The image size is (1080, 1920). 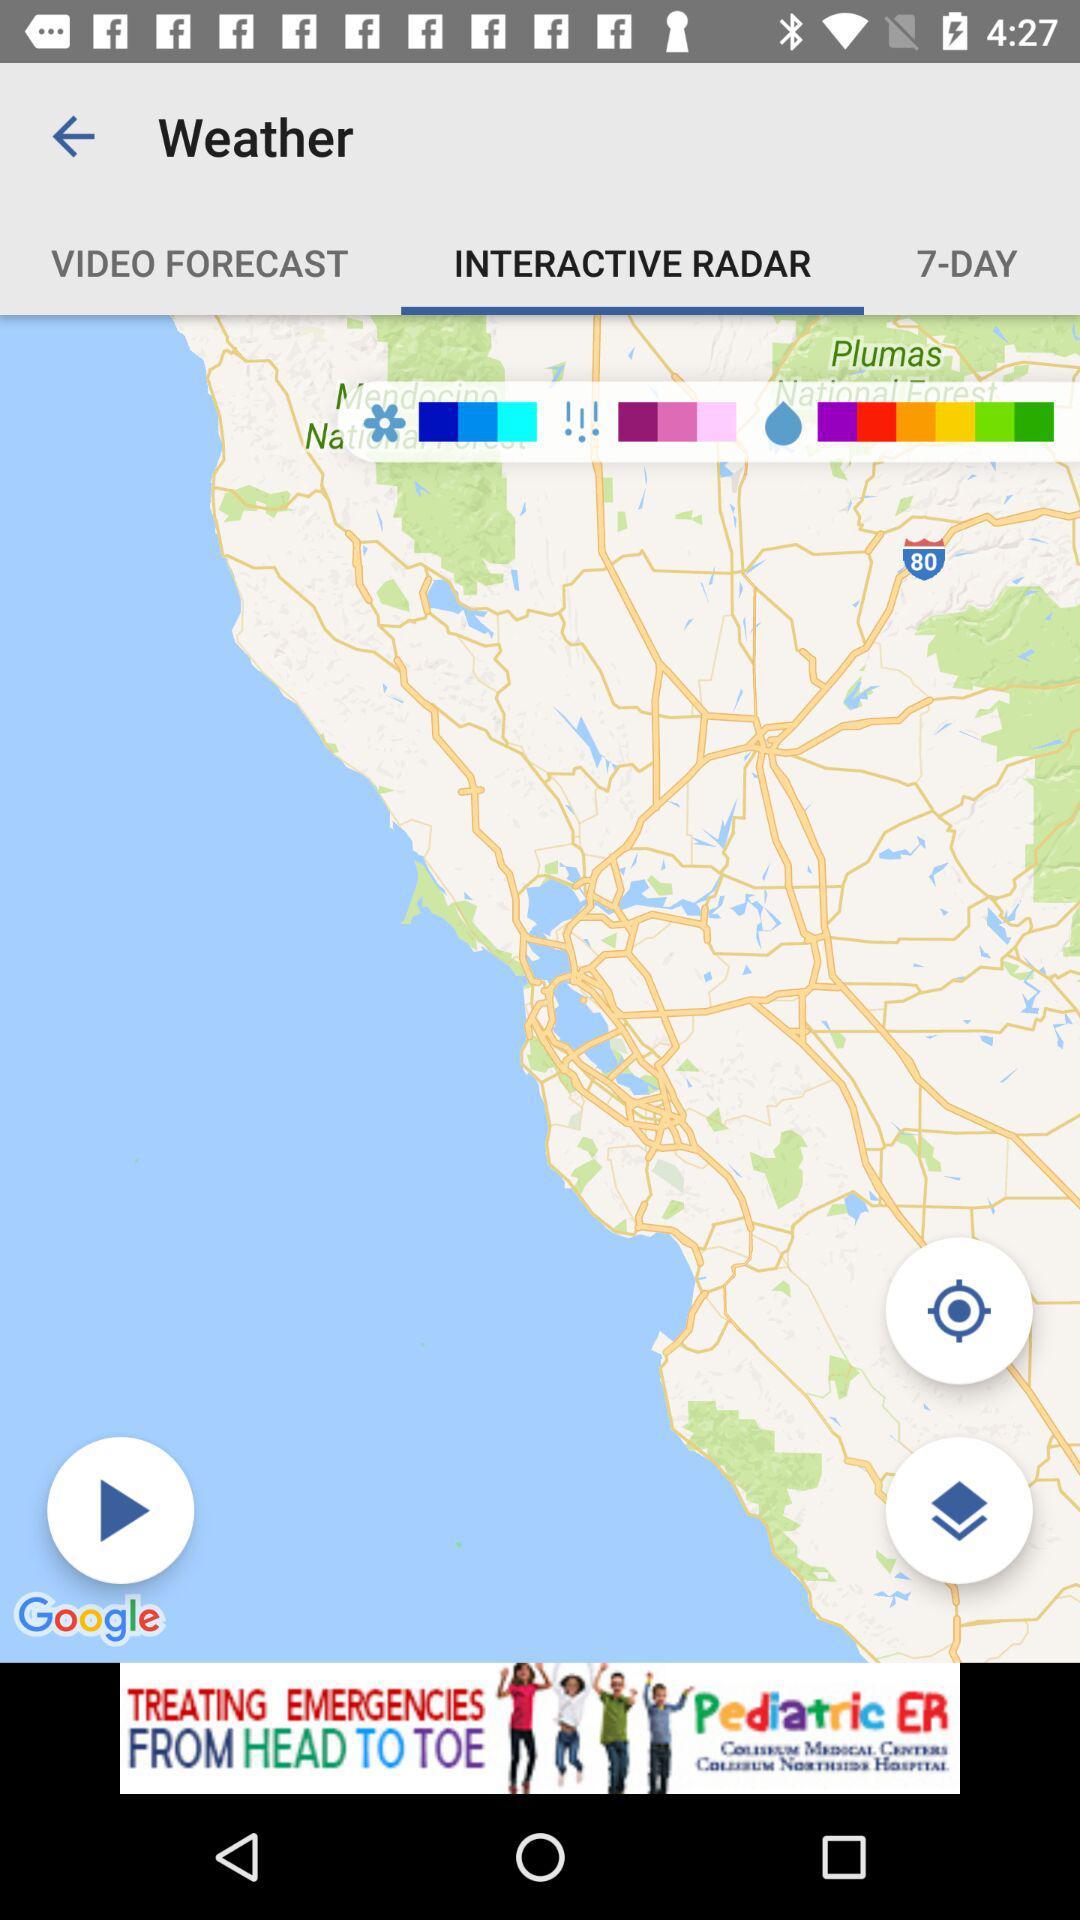 What do you see at coordinates (958, 1310) in the screenshot?
I see `direction` at bounding box center [958, 1310].